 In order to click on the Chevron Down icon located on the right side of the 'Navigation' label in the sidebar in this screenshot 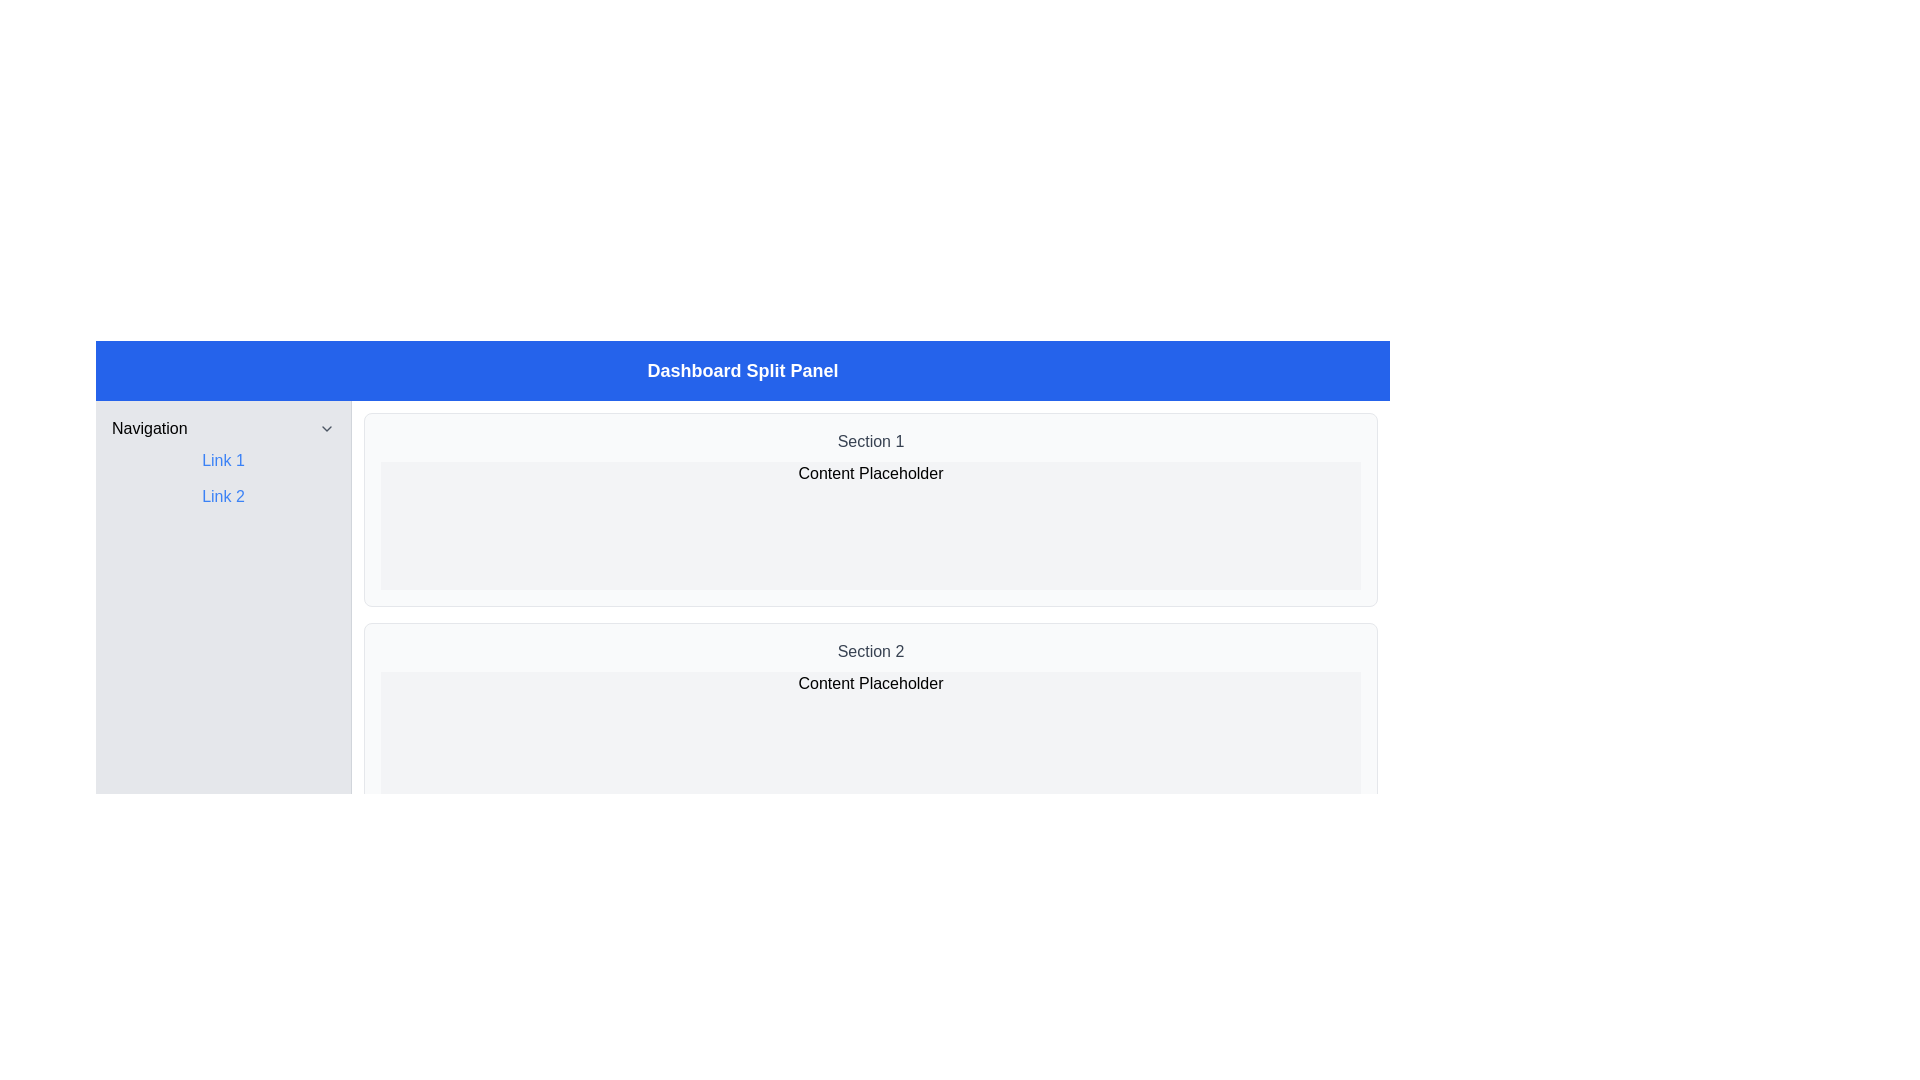, I will do `click(326, 427)`.